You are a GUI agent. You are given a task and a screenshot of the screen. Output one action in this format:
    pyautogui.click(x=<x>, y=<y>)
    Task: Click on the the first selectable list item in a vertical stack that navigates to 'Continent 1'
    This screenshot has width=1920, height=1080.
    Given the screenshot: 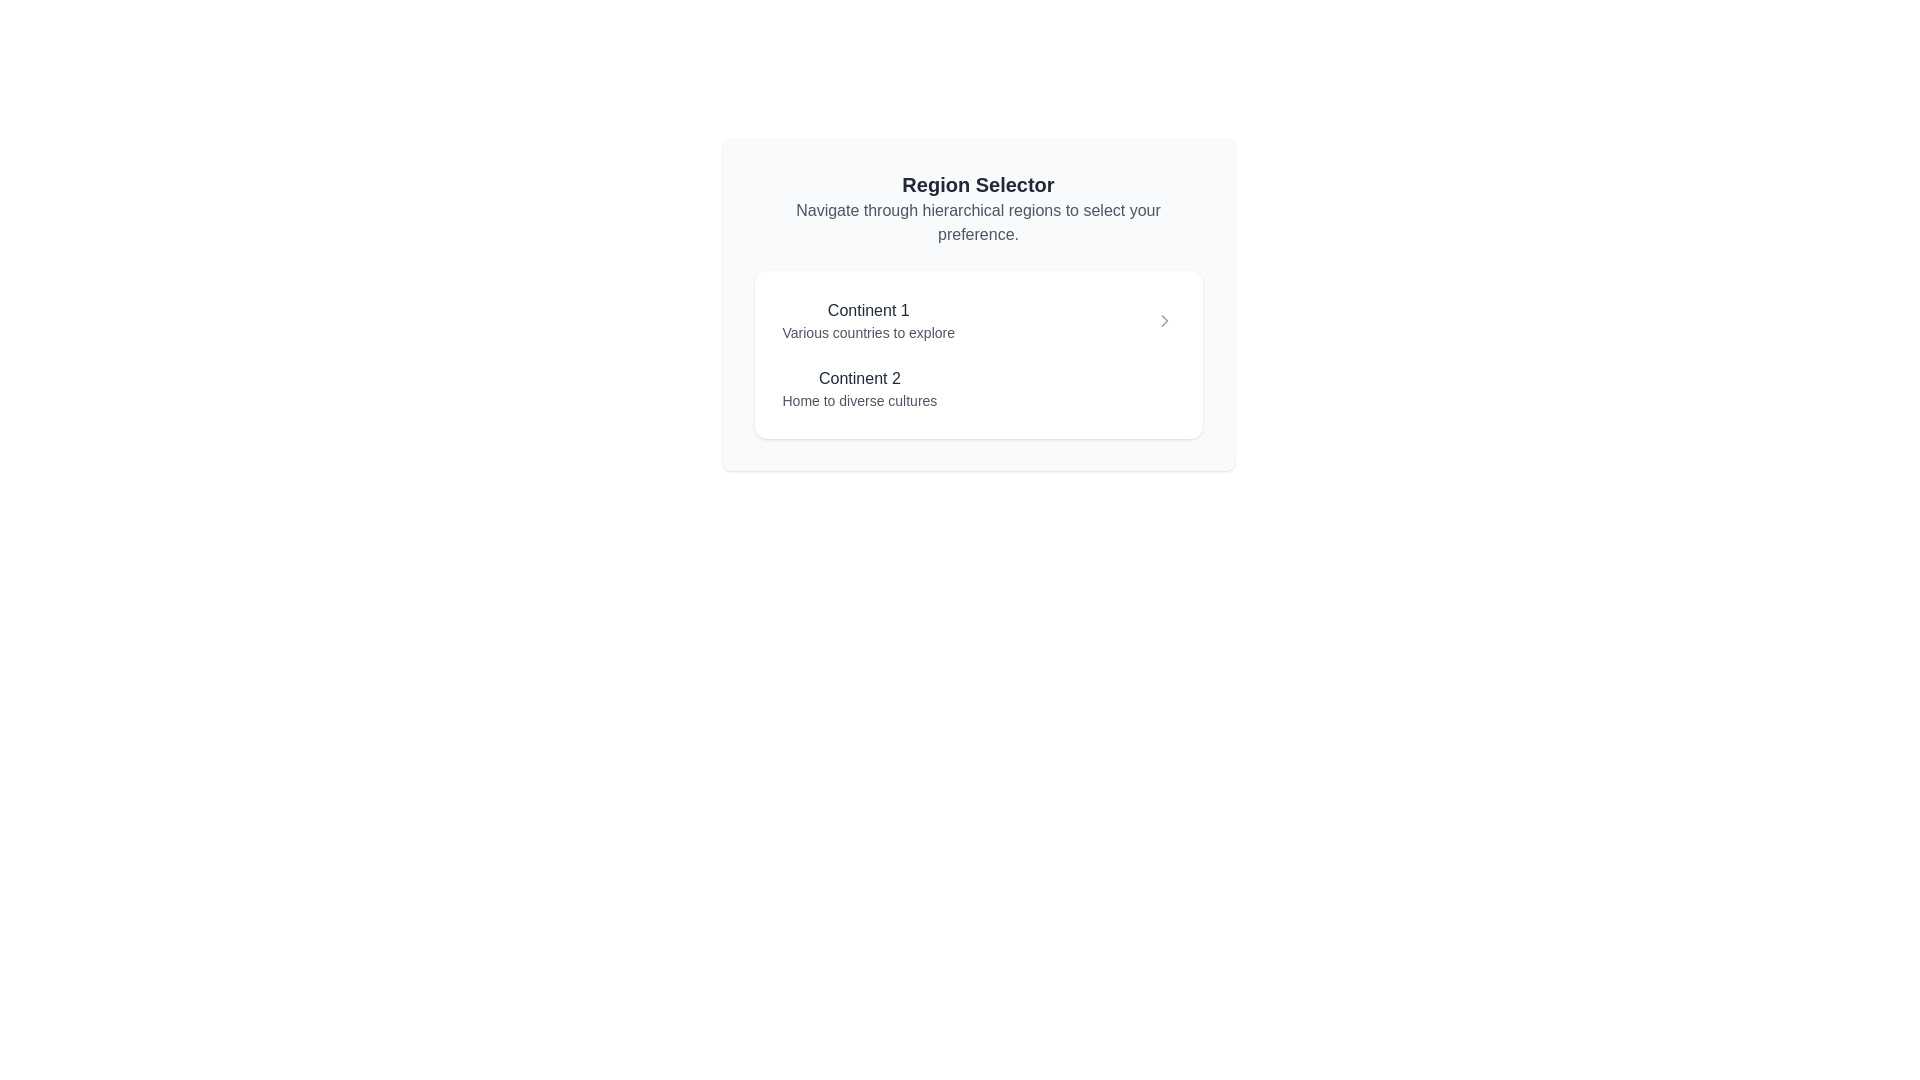 What is the action you would take?
    pyautogui.click(x=978, y=319)
    